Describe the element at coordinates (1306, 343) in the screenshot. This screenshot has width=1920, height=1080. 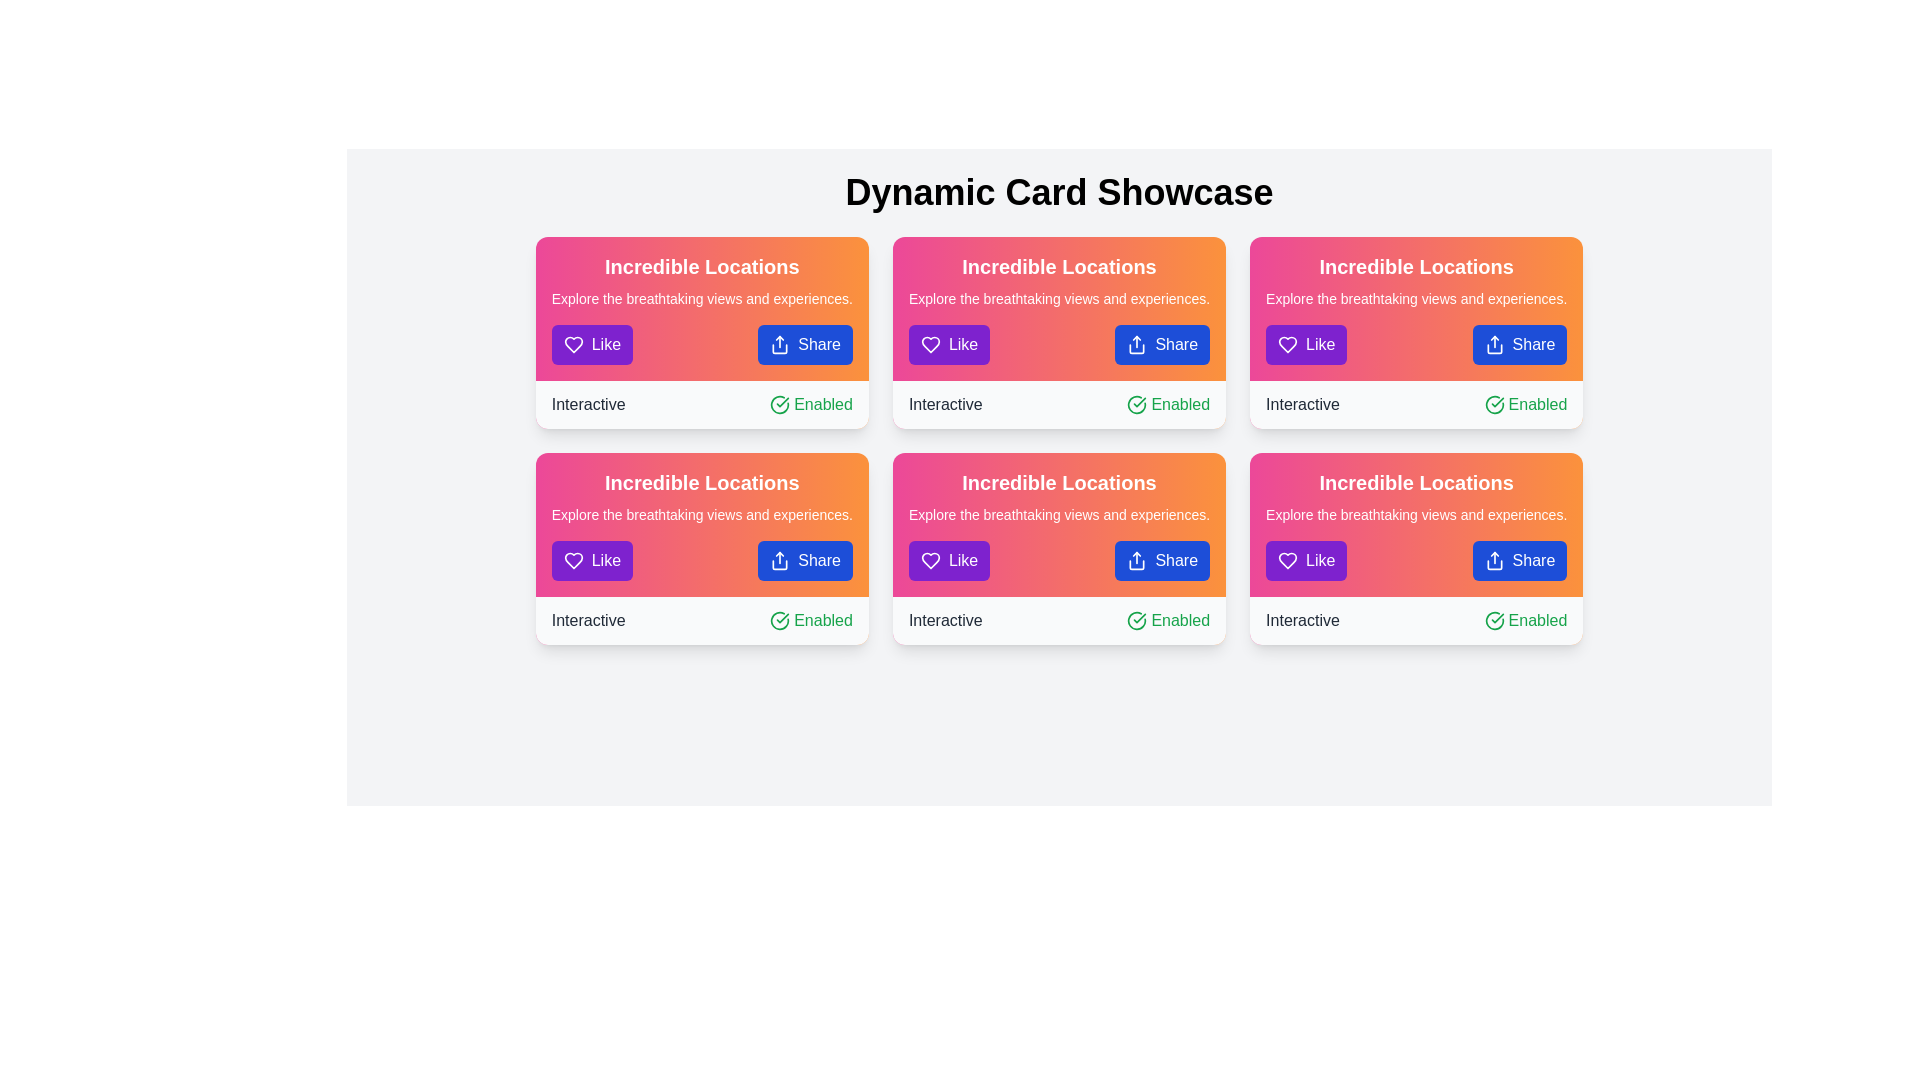
I see `the purple 'Like' button, which features a white heart icon on the left and the text 'Like' to the right, located in the second card row as the leftmost button` at that location.